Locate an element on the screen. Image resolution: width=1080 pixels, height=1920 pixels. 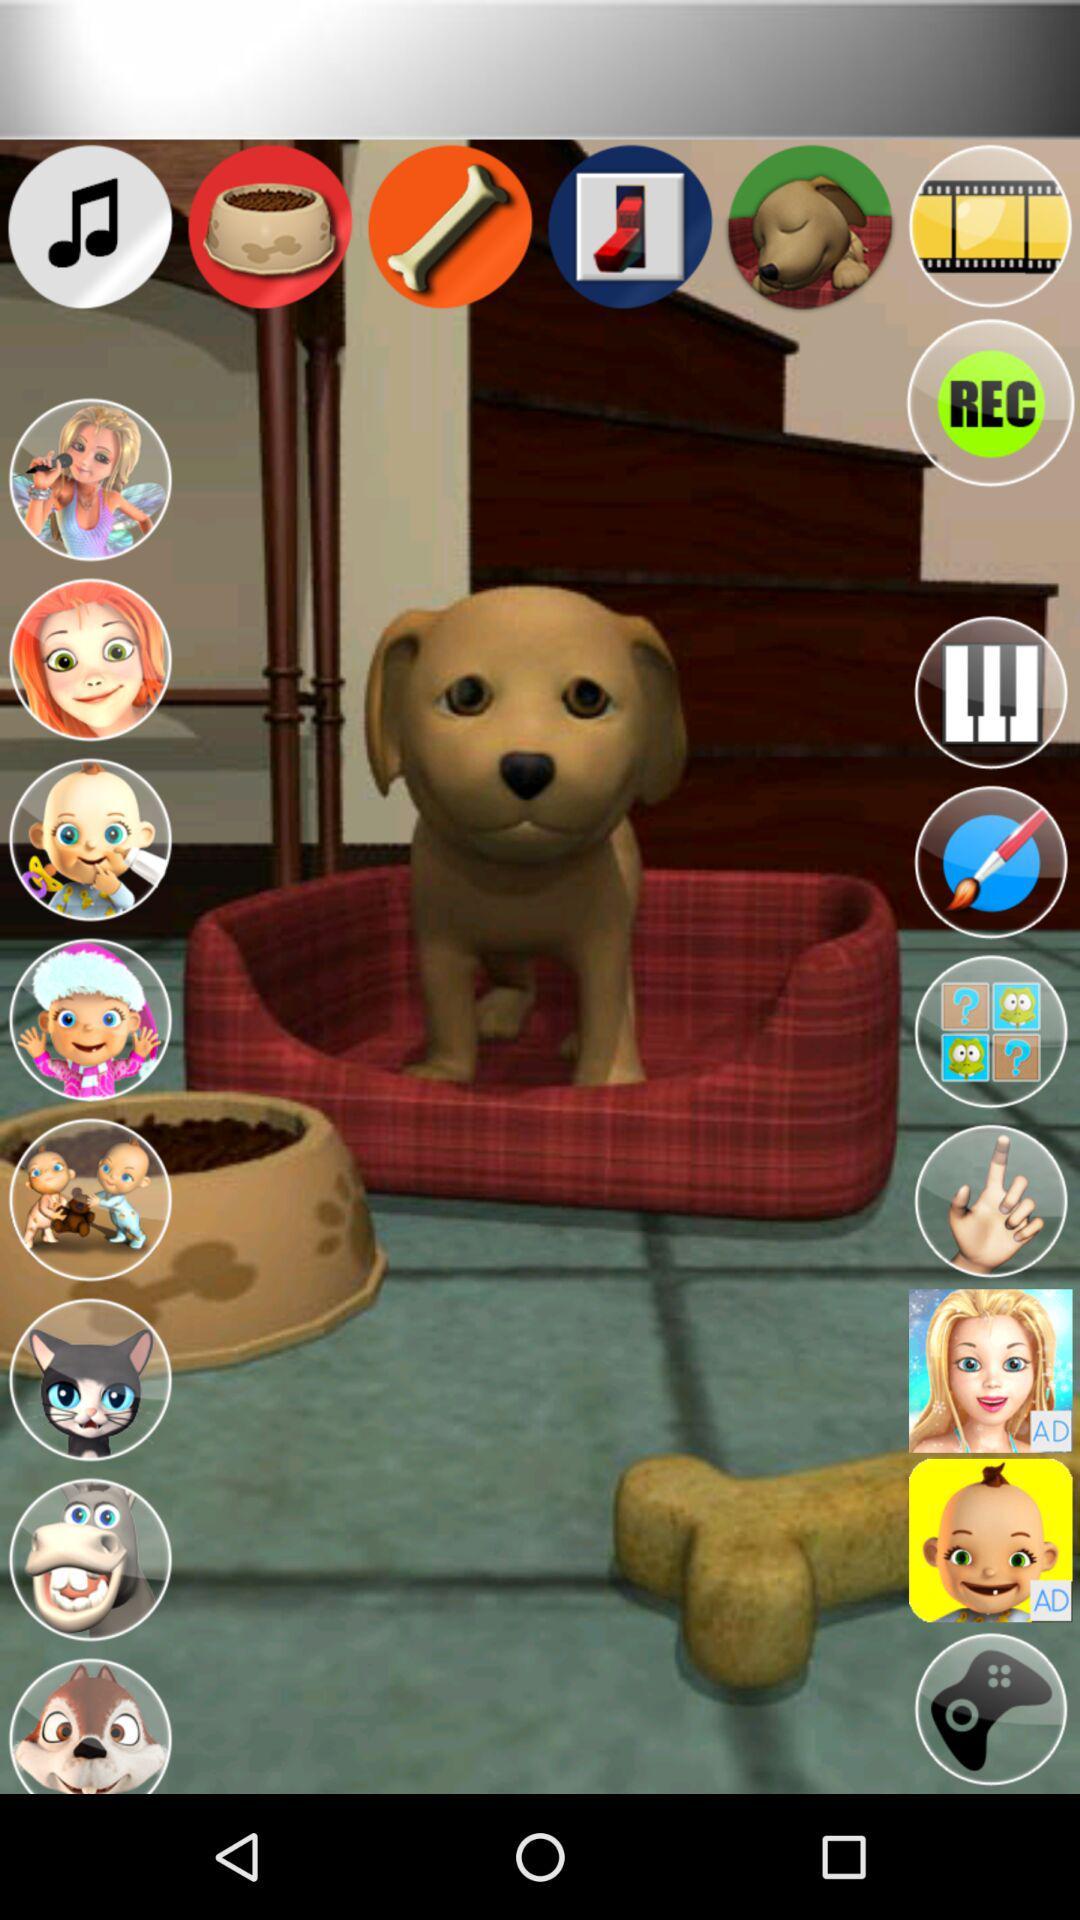
the avatar icon is located at coordinates (88, 1090).